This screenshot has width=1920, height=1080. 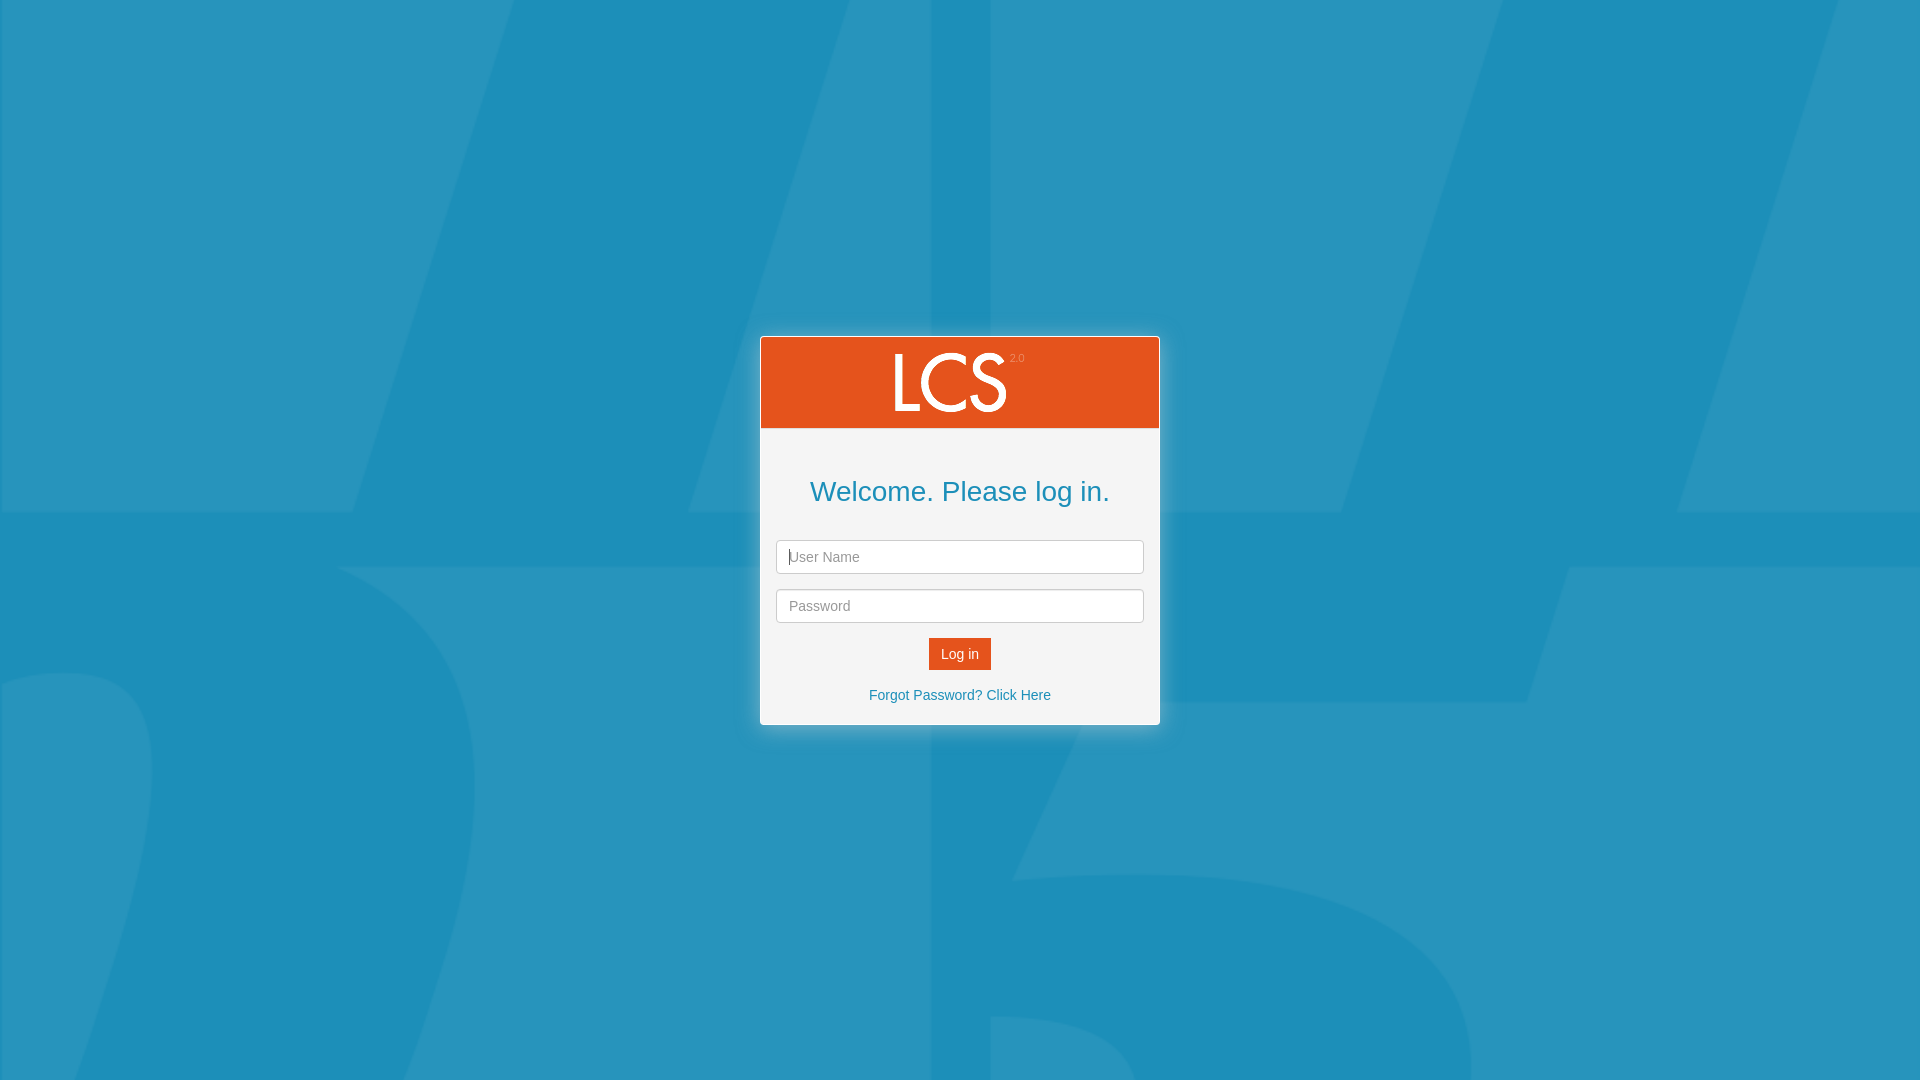 I want to click on 'Log in', so click(x=960, y=654).